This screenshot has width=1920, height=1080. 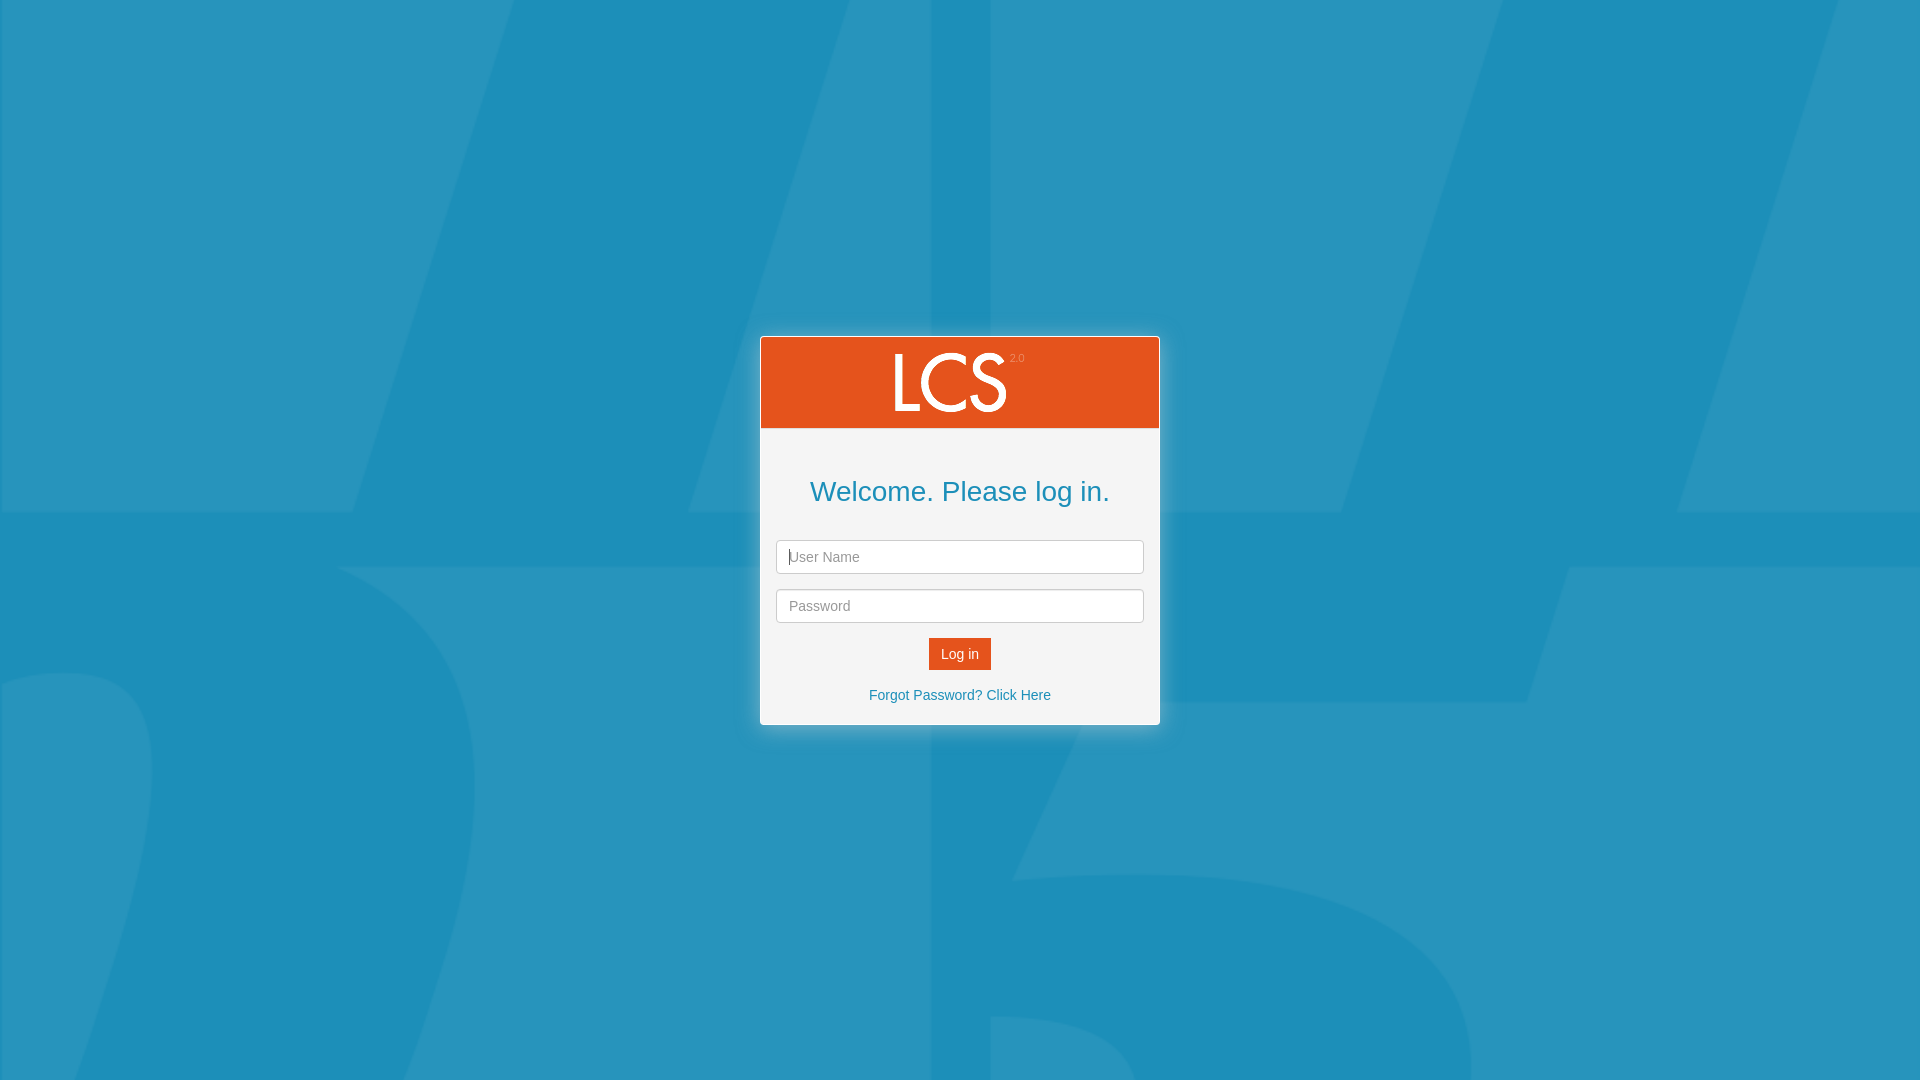 I want to click on 'Log in', so click(x=960, y=654).